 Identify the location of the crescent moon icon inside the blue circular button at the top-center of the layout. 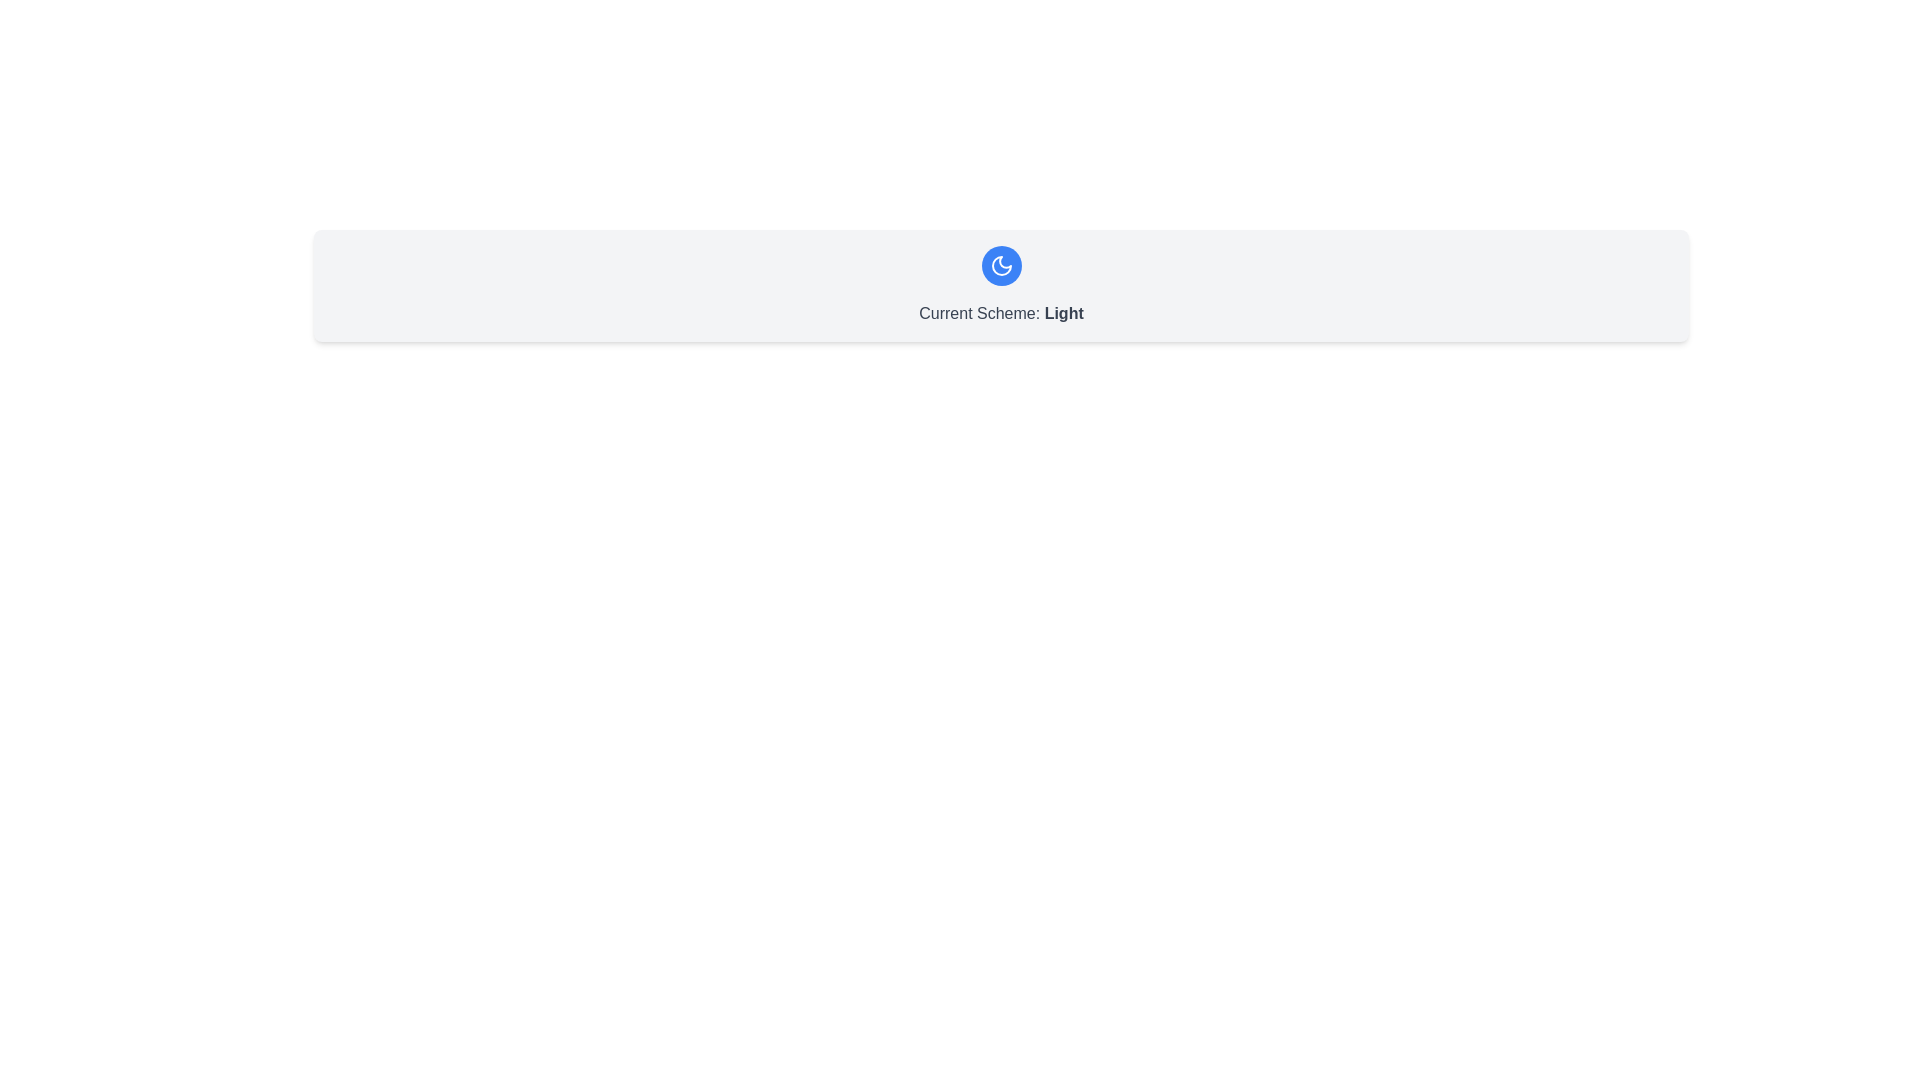
(1001, 265).